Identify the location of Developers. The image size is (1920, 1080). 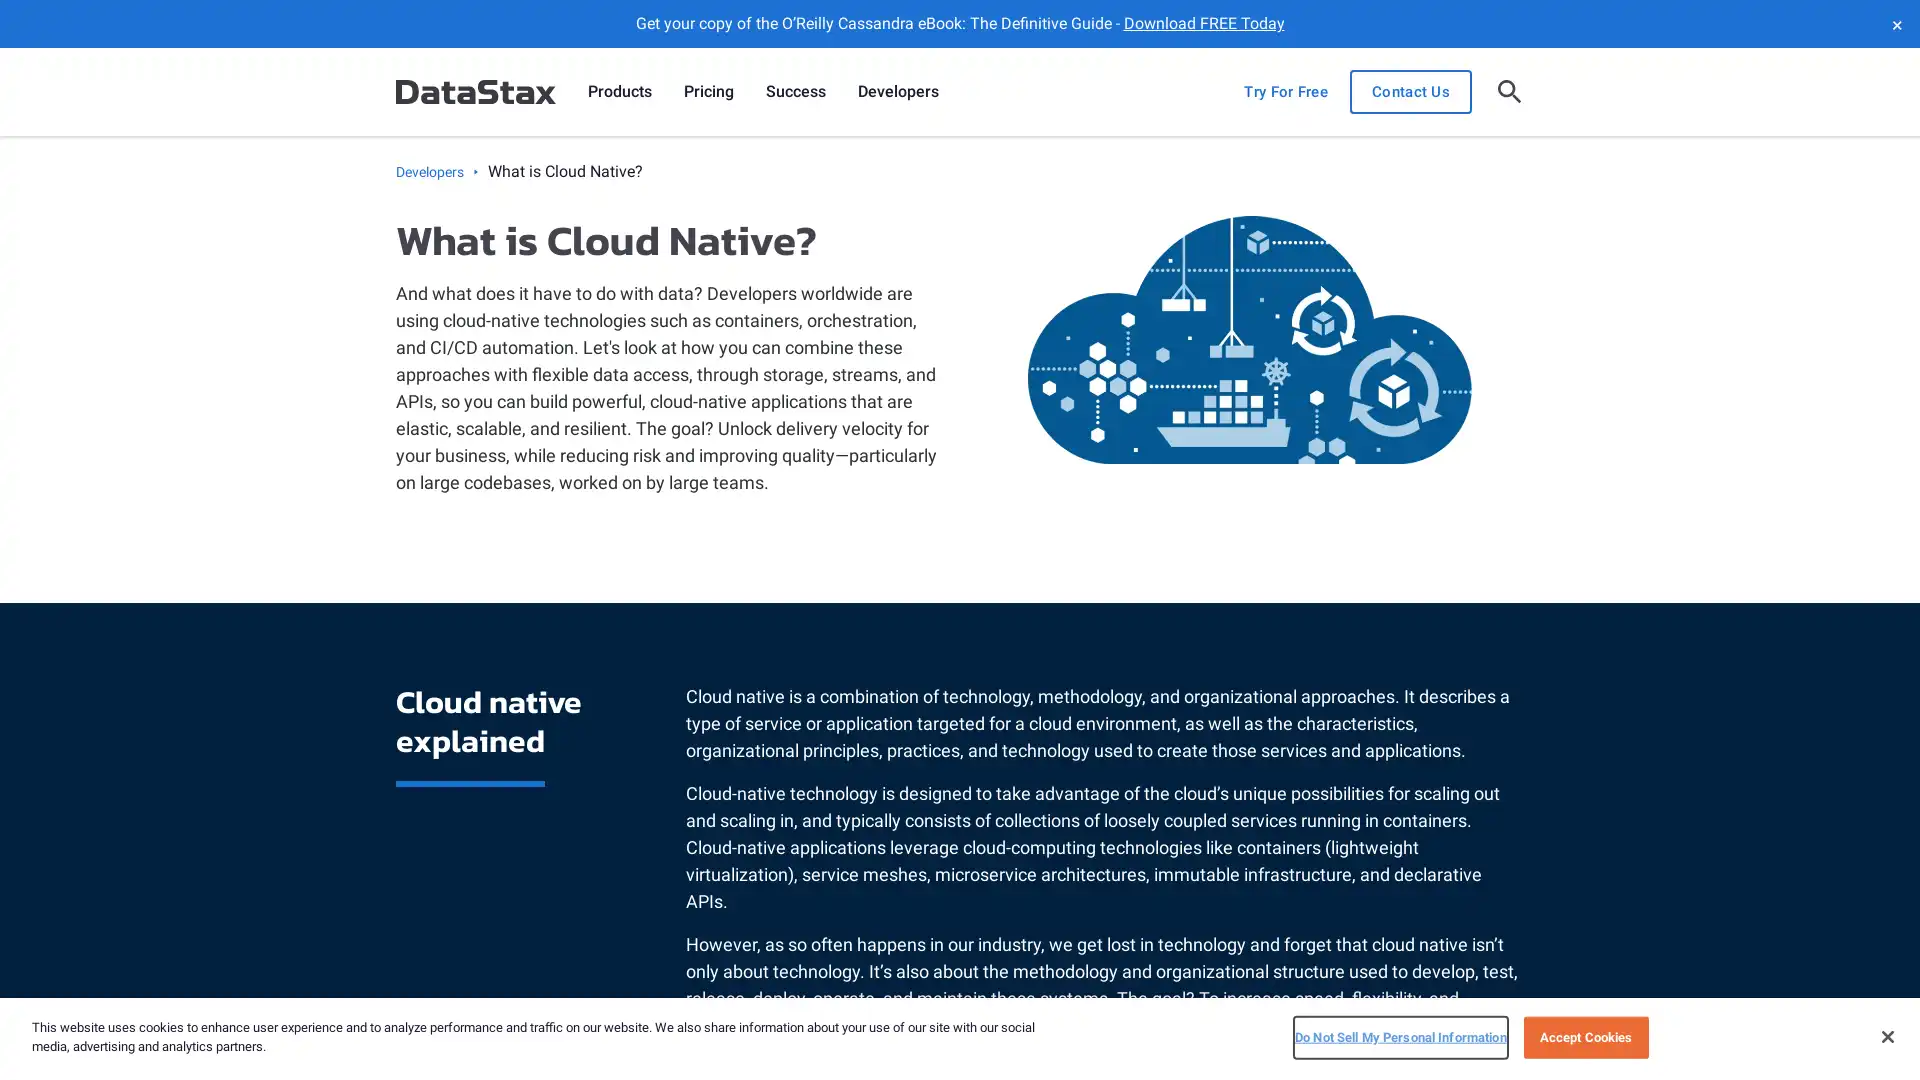
(897, 92).